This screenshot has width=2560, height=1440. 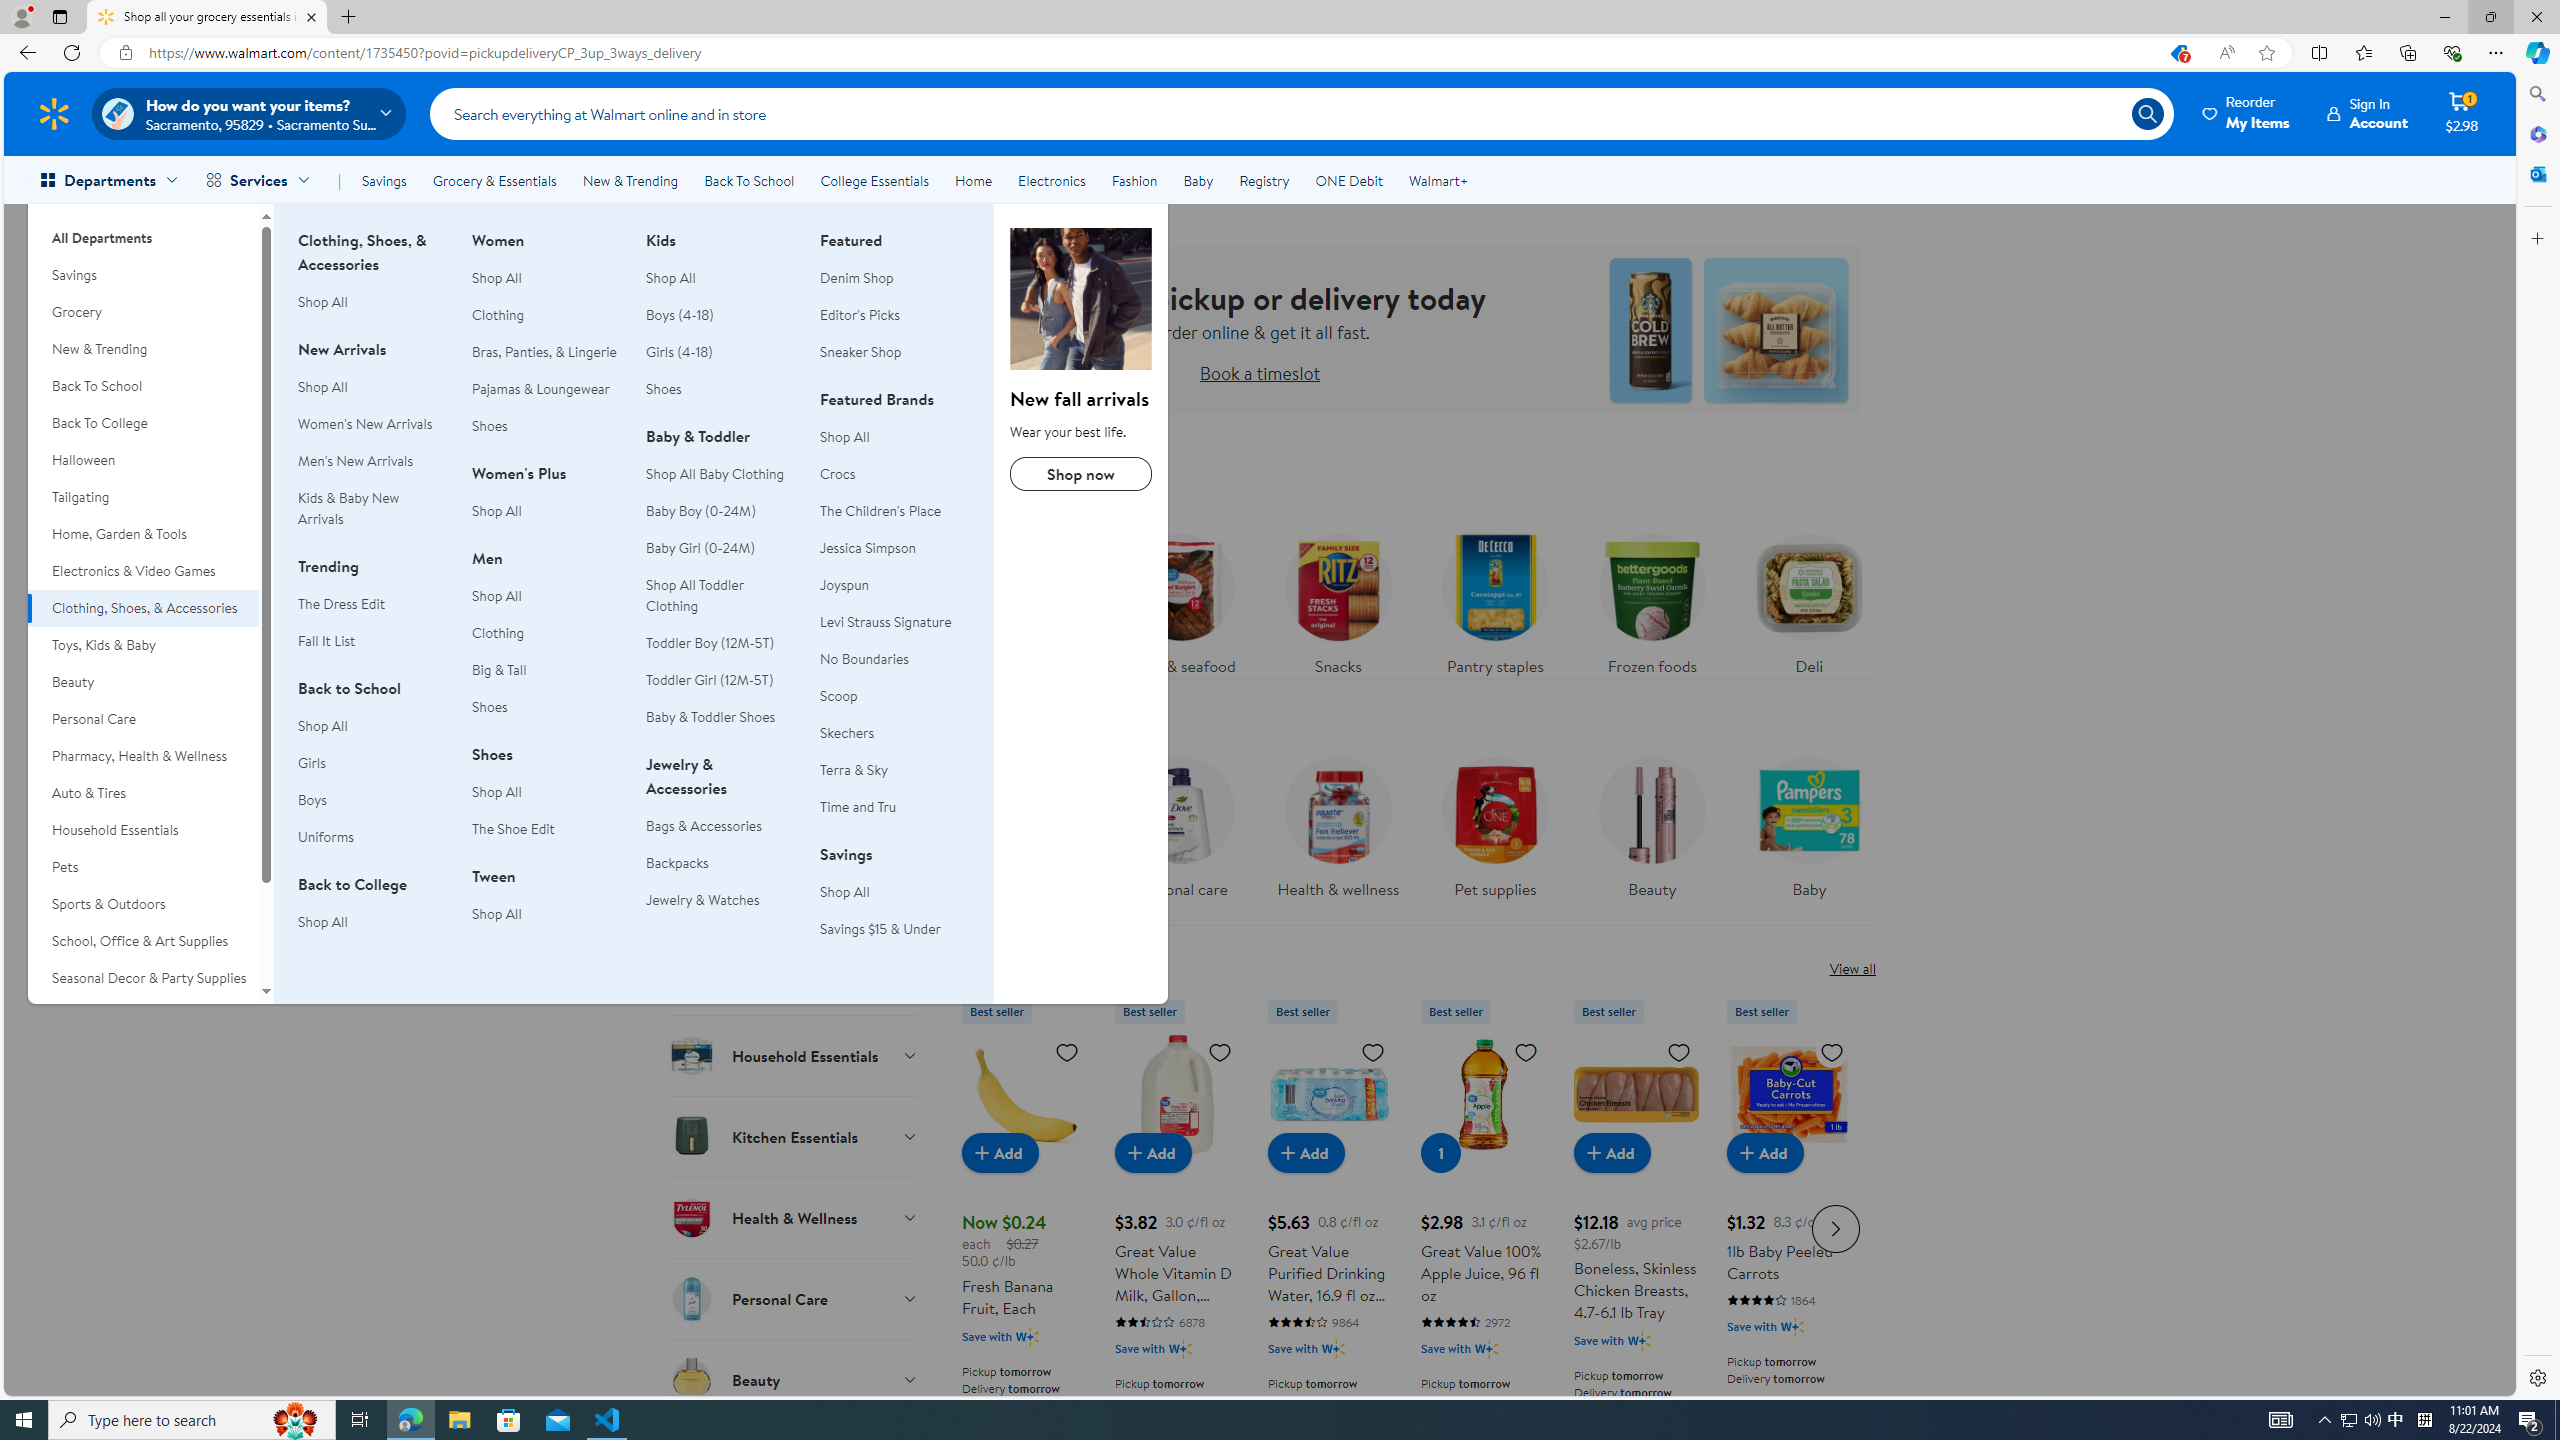 What do you see at coordinates (142, 941) in the screenshot?
I see `'School, Office & Art Supplies'` at bounding box center [142, 941].